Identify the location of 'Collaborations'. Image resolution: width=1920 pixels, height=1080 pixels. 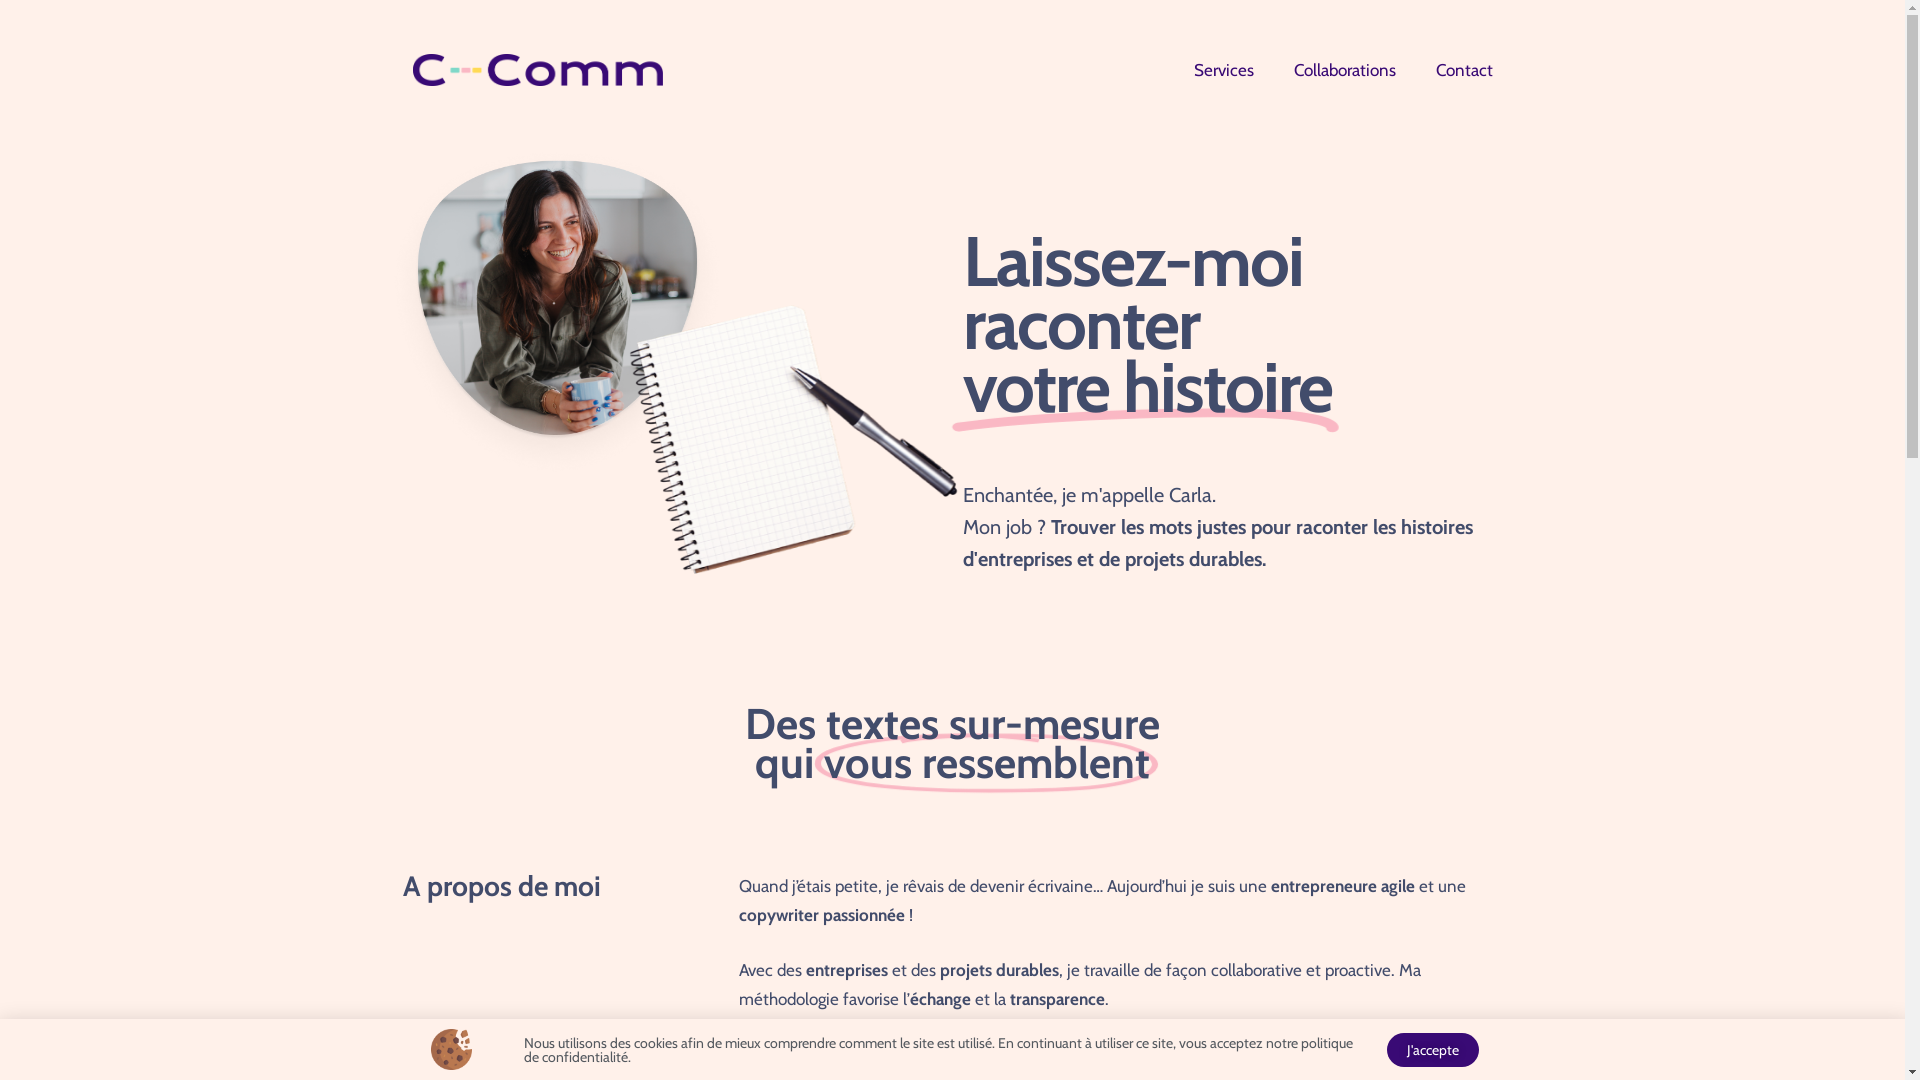
(1272, 68).